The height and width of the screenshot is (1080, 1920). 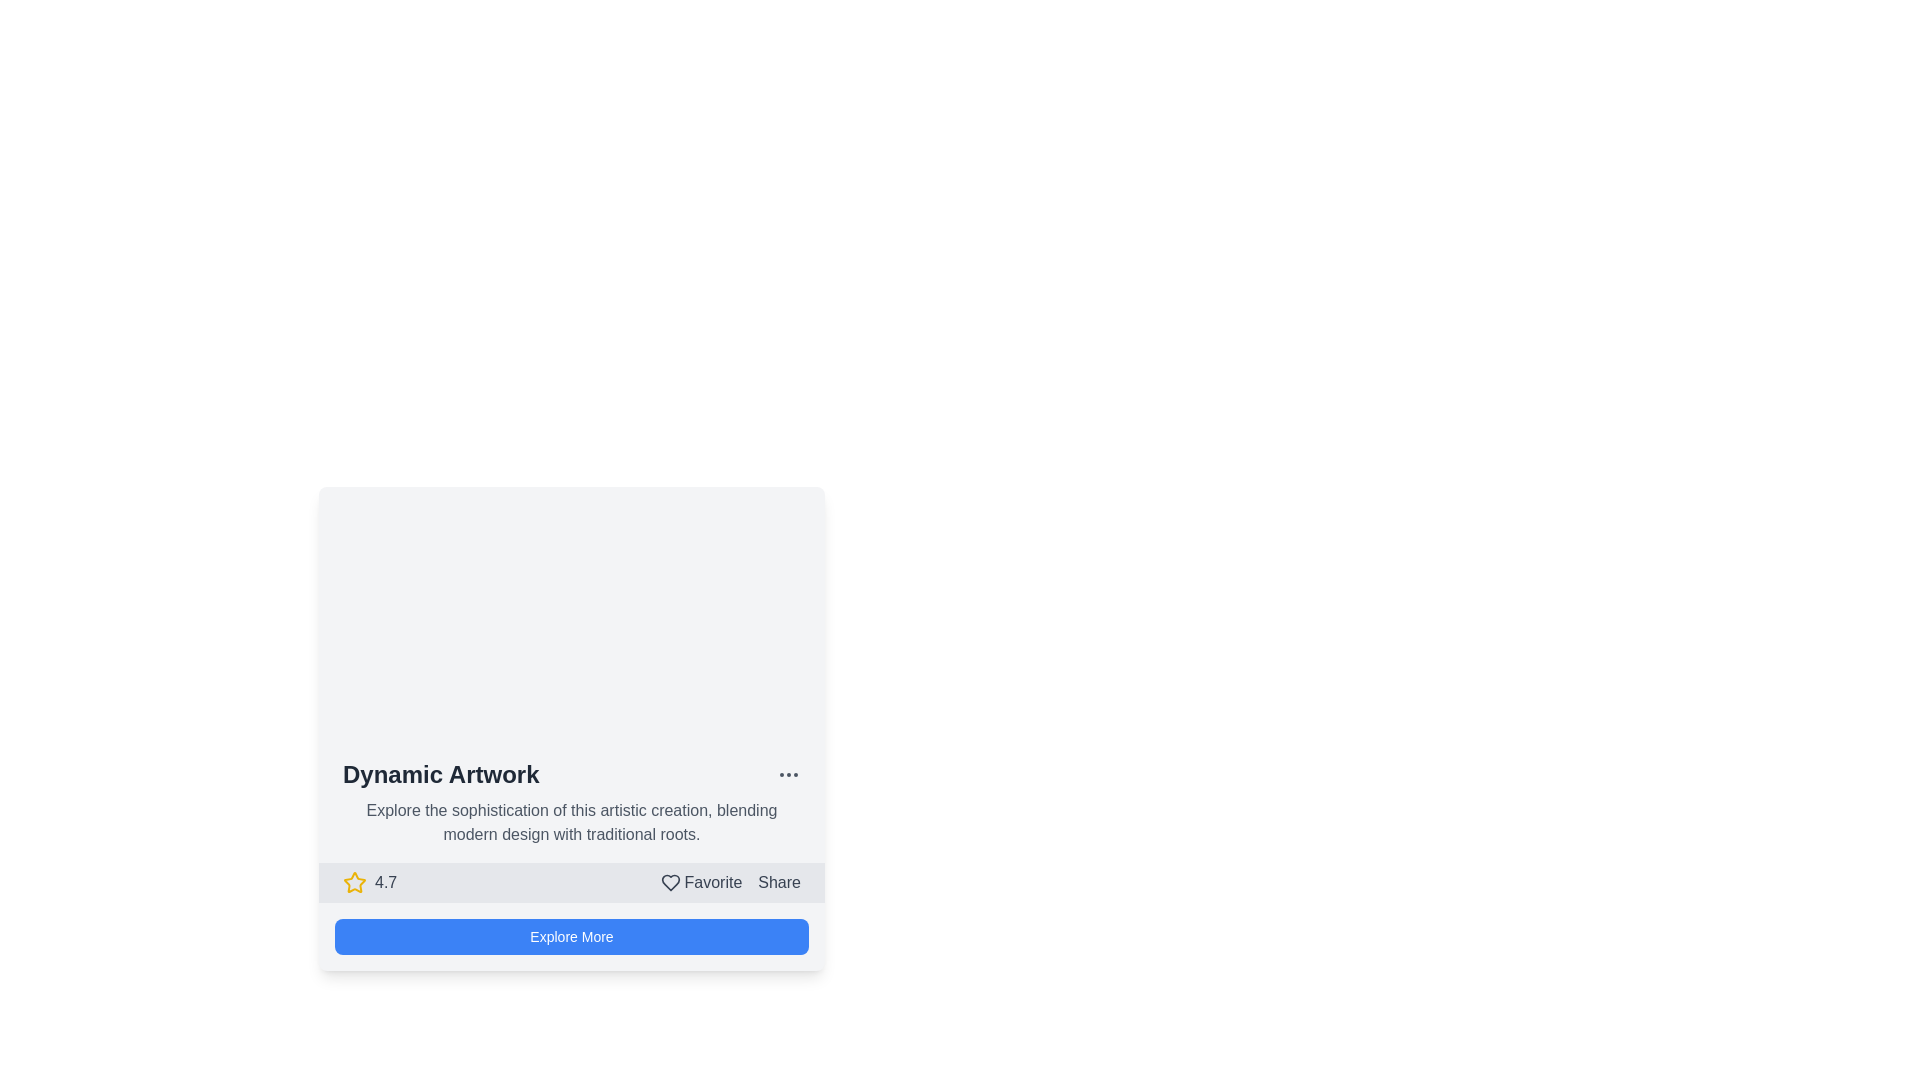 I want to click on the 'Share' text label, which is styled in gray and turns blue when hovered, located to the right of the 'Favorite' text label at the bottom right of the card, so click(x=778, y=882).